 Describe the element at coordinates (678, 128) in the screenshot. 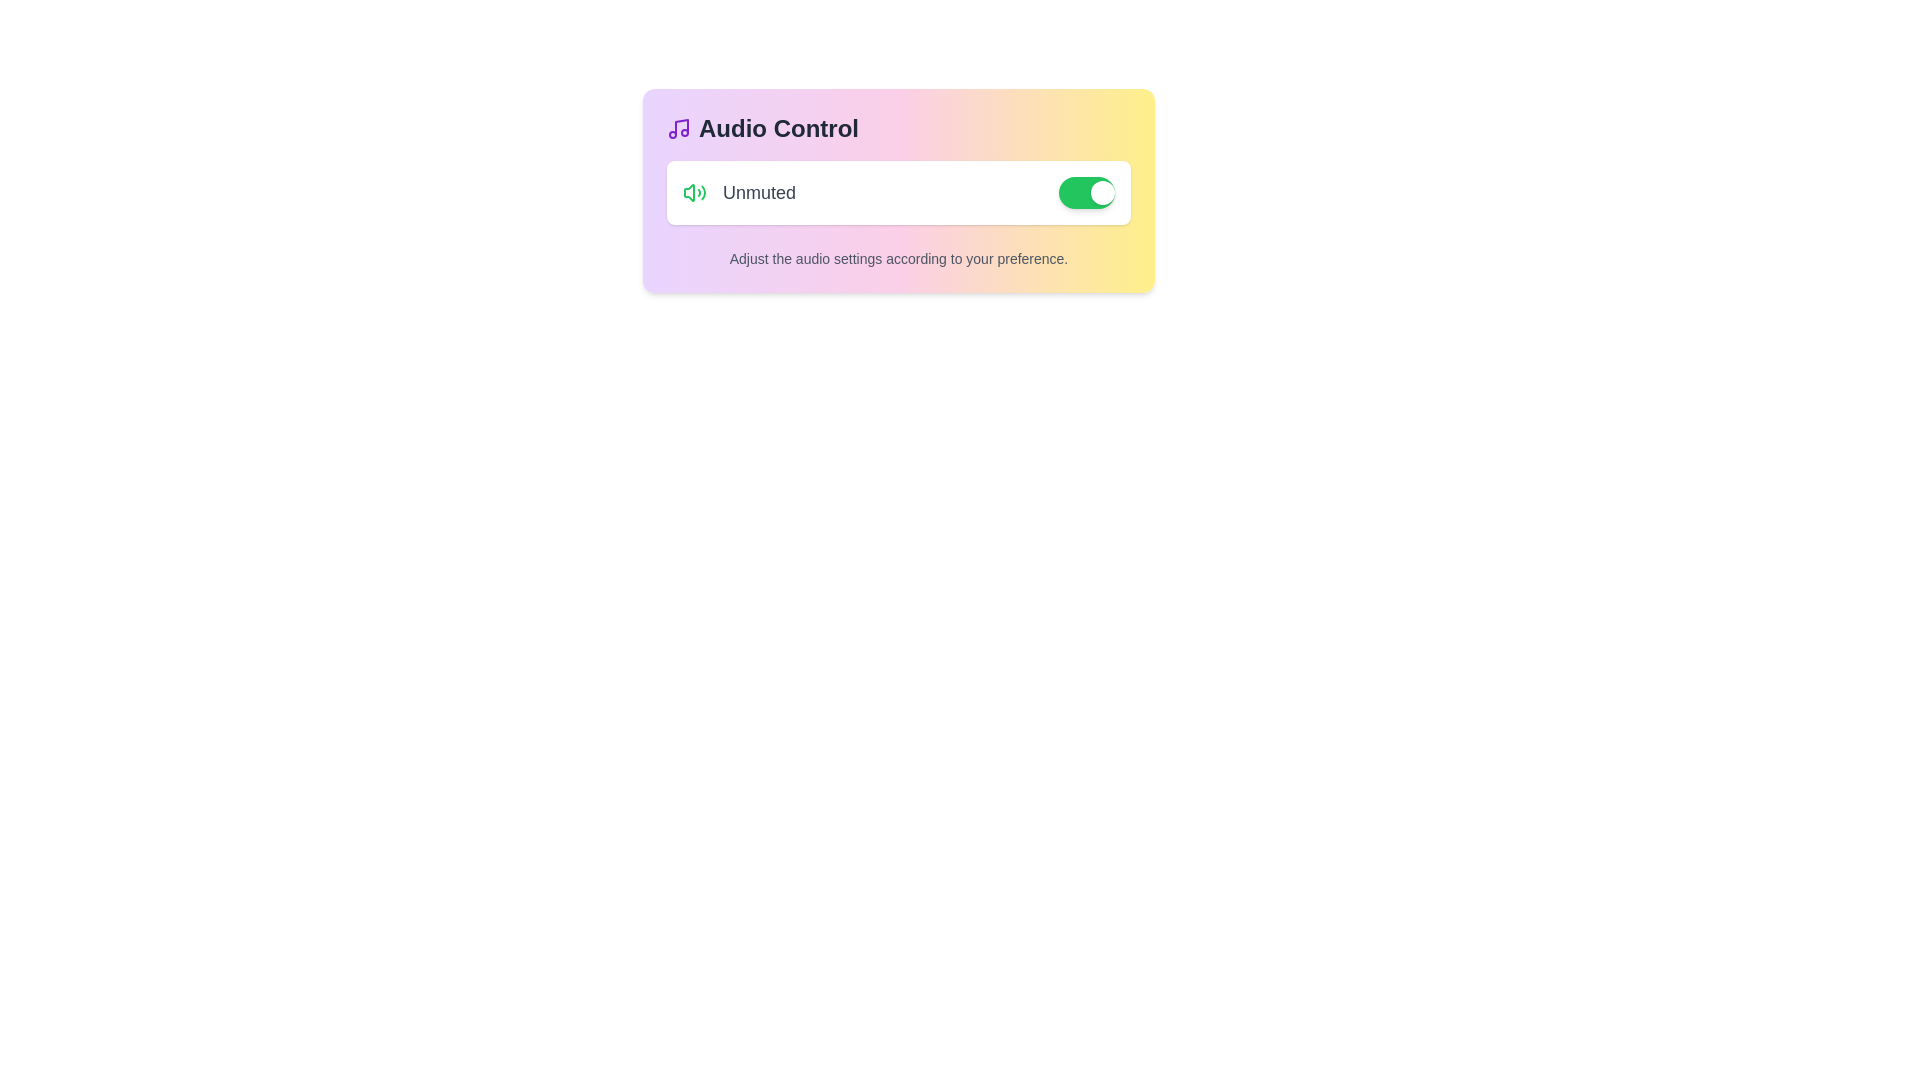

I see `the audio feature icon located in the 'Audio Control' section at the top-left corner` at that location.